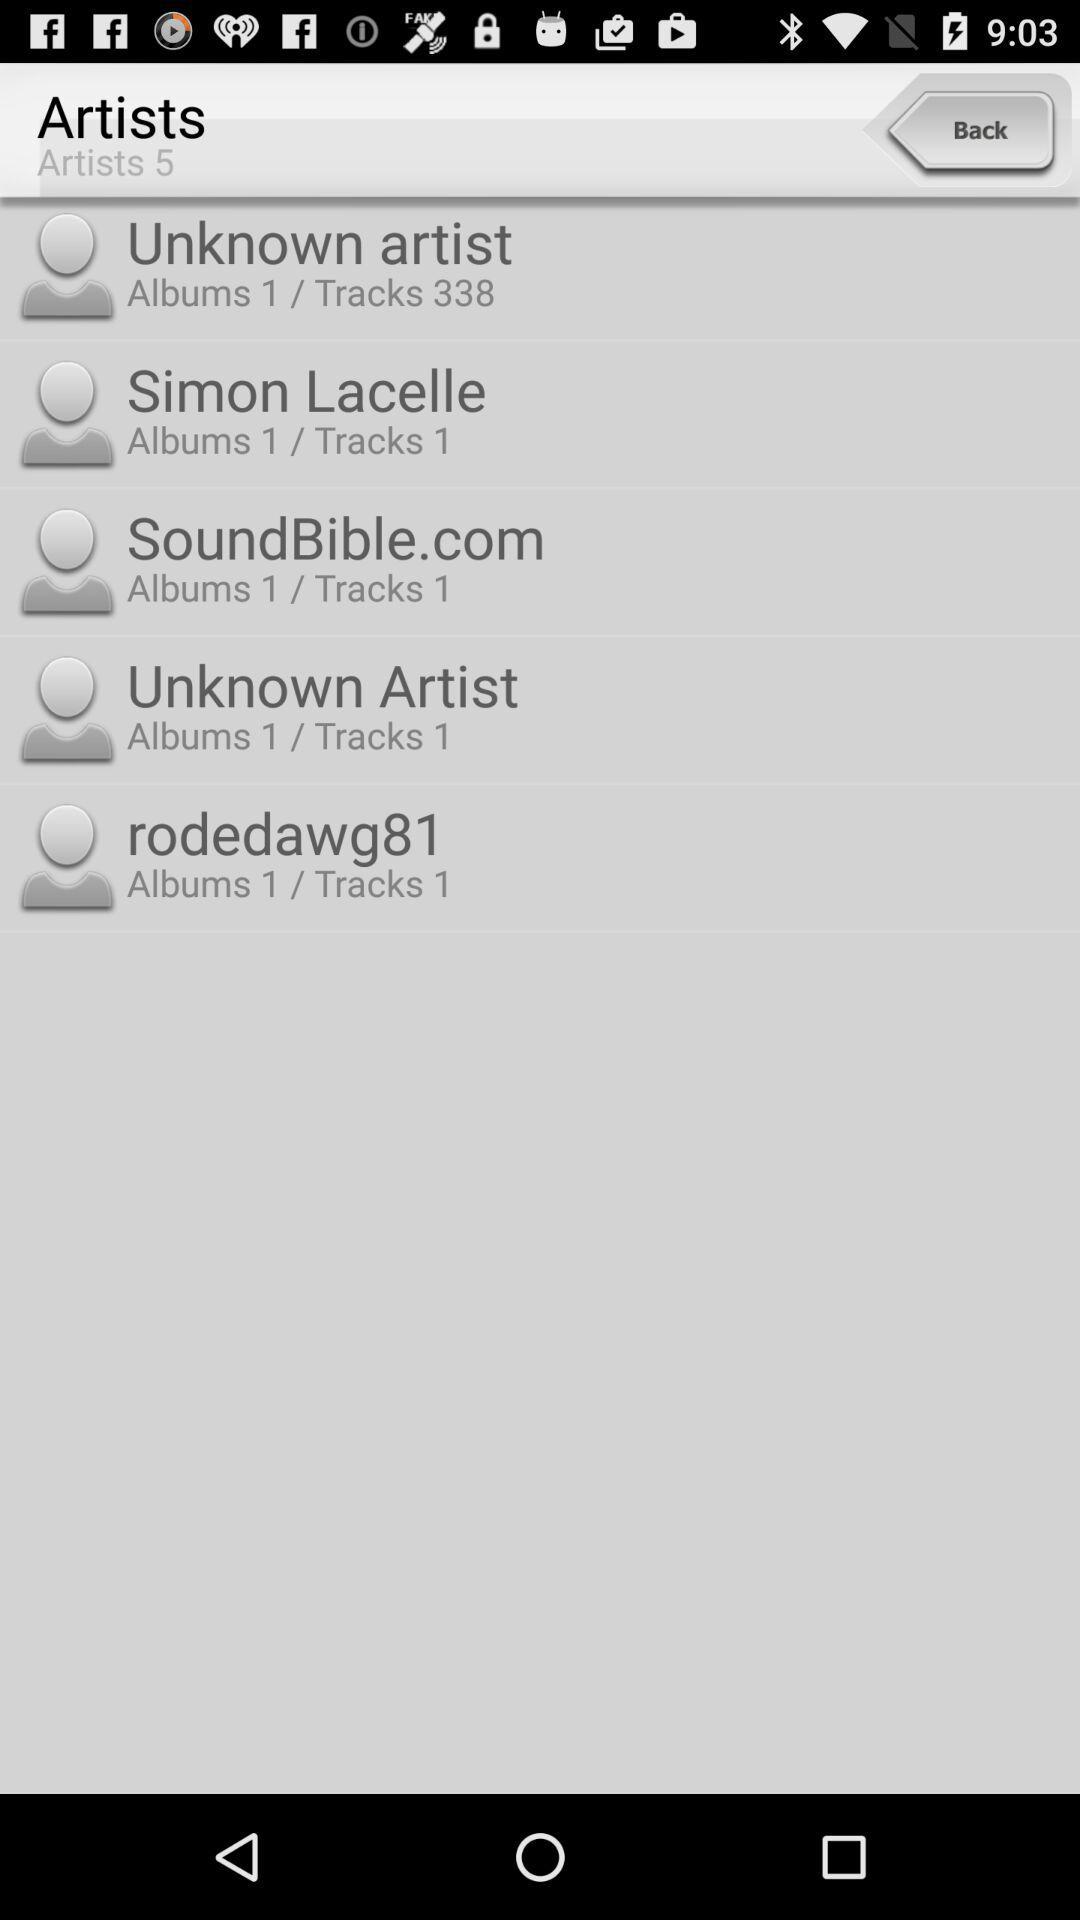 This screenshot has width=1080, height=1920. Describe the element at coordinates (598, 536) in the screenshot. I see `item above the unknown artist icon` at that location.